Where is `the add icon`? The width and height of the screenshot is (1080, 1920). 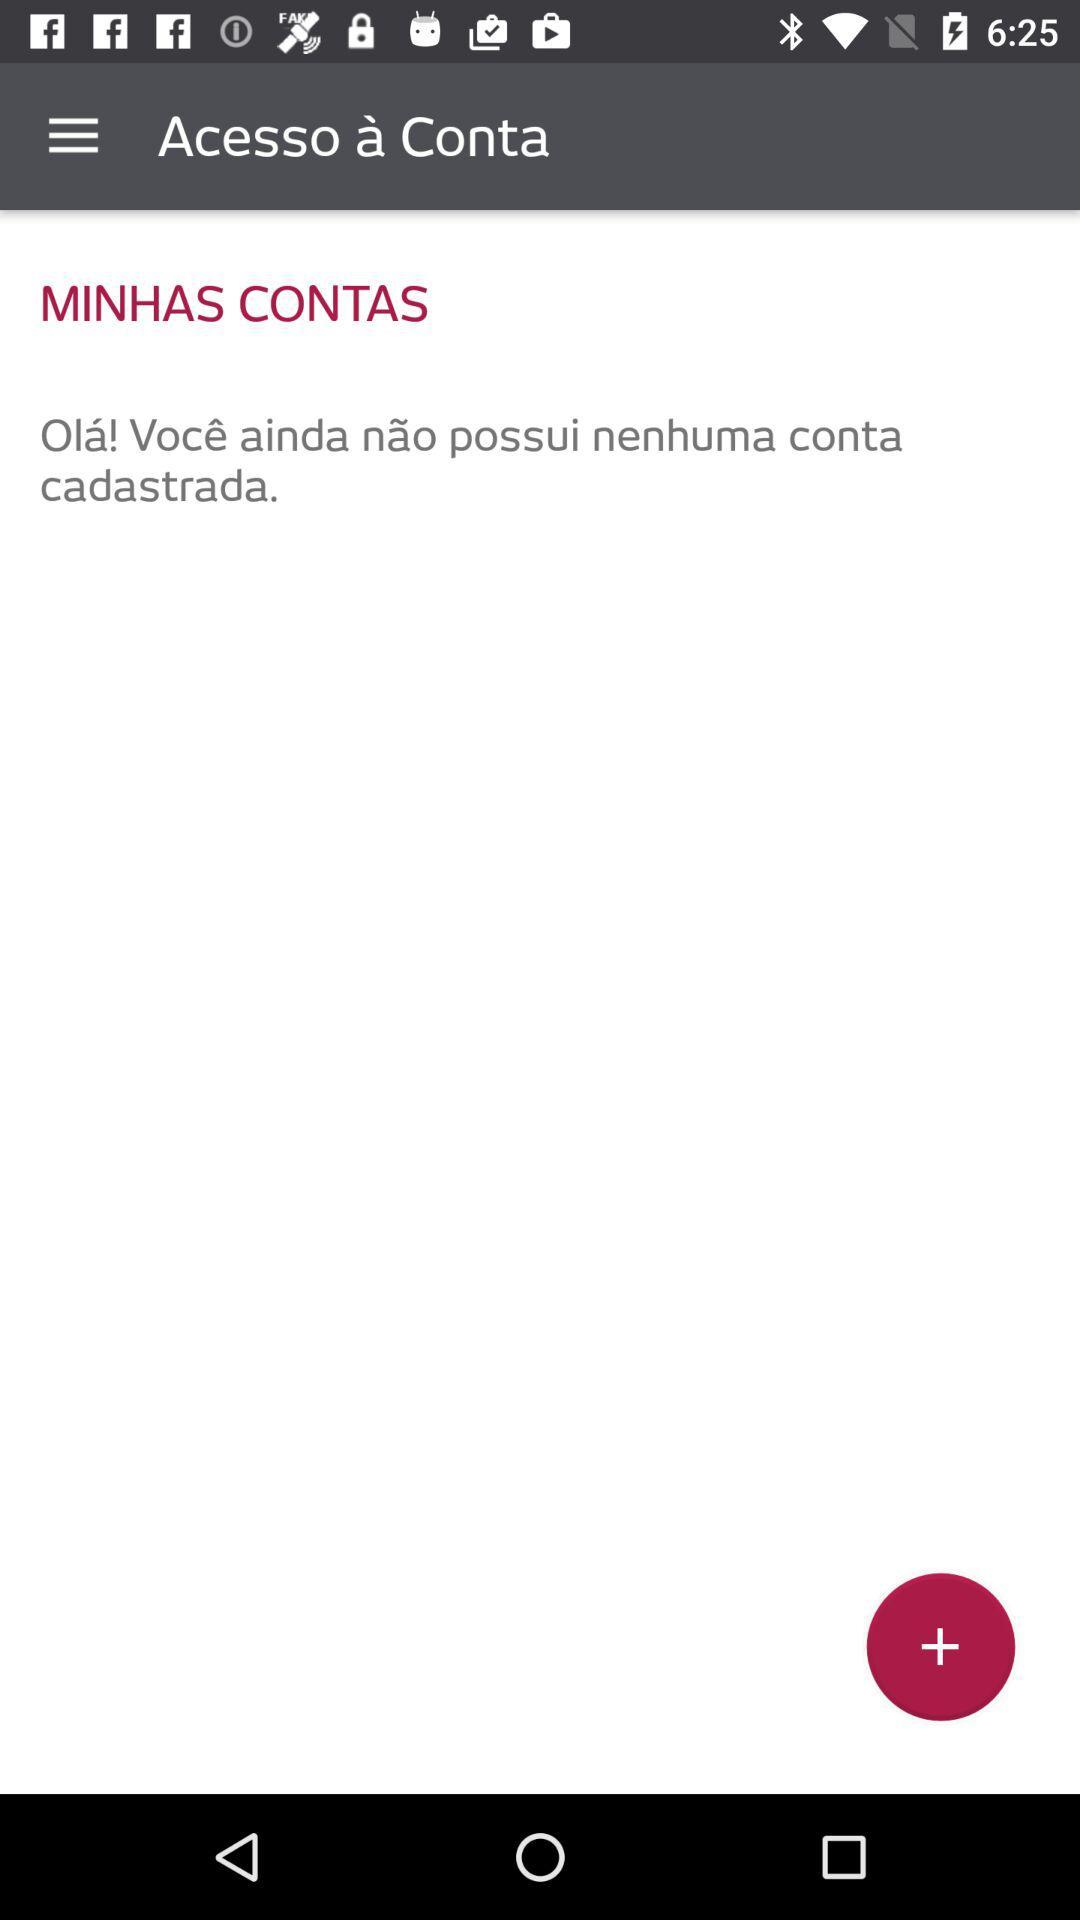
the add icon is located at coordinates (940, 1654).